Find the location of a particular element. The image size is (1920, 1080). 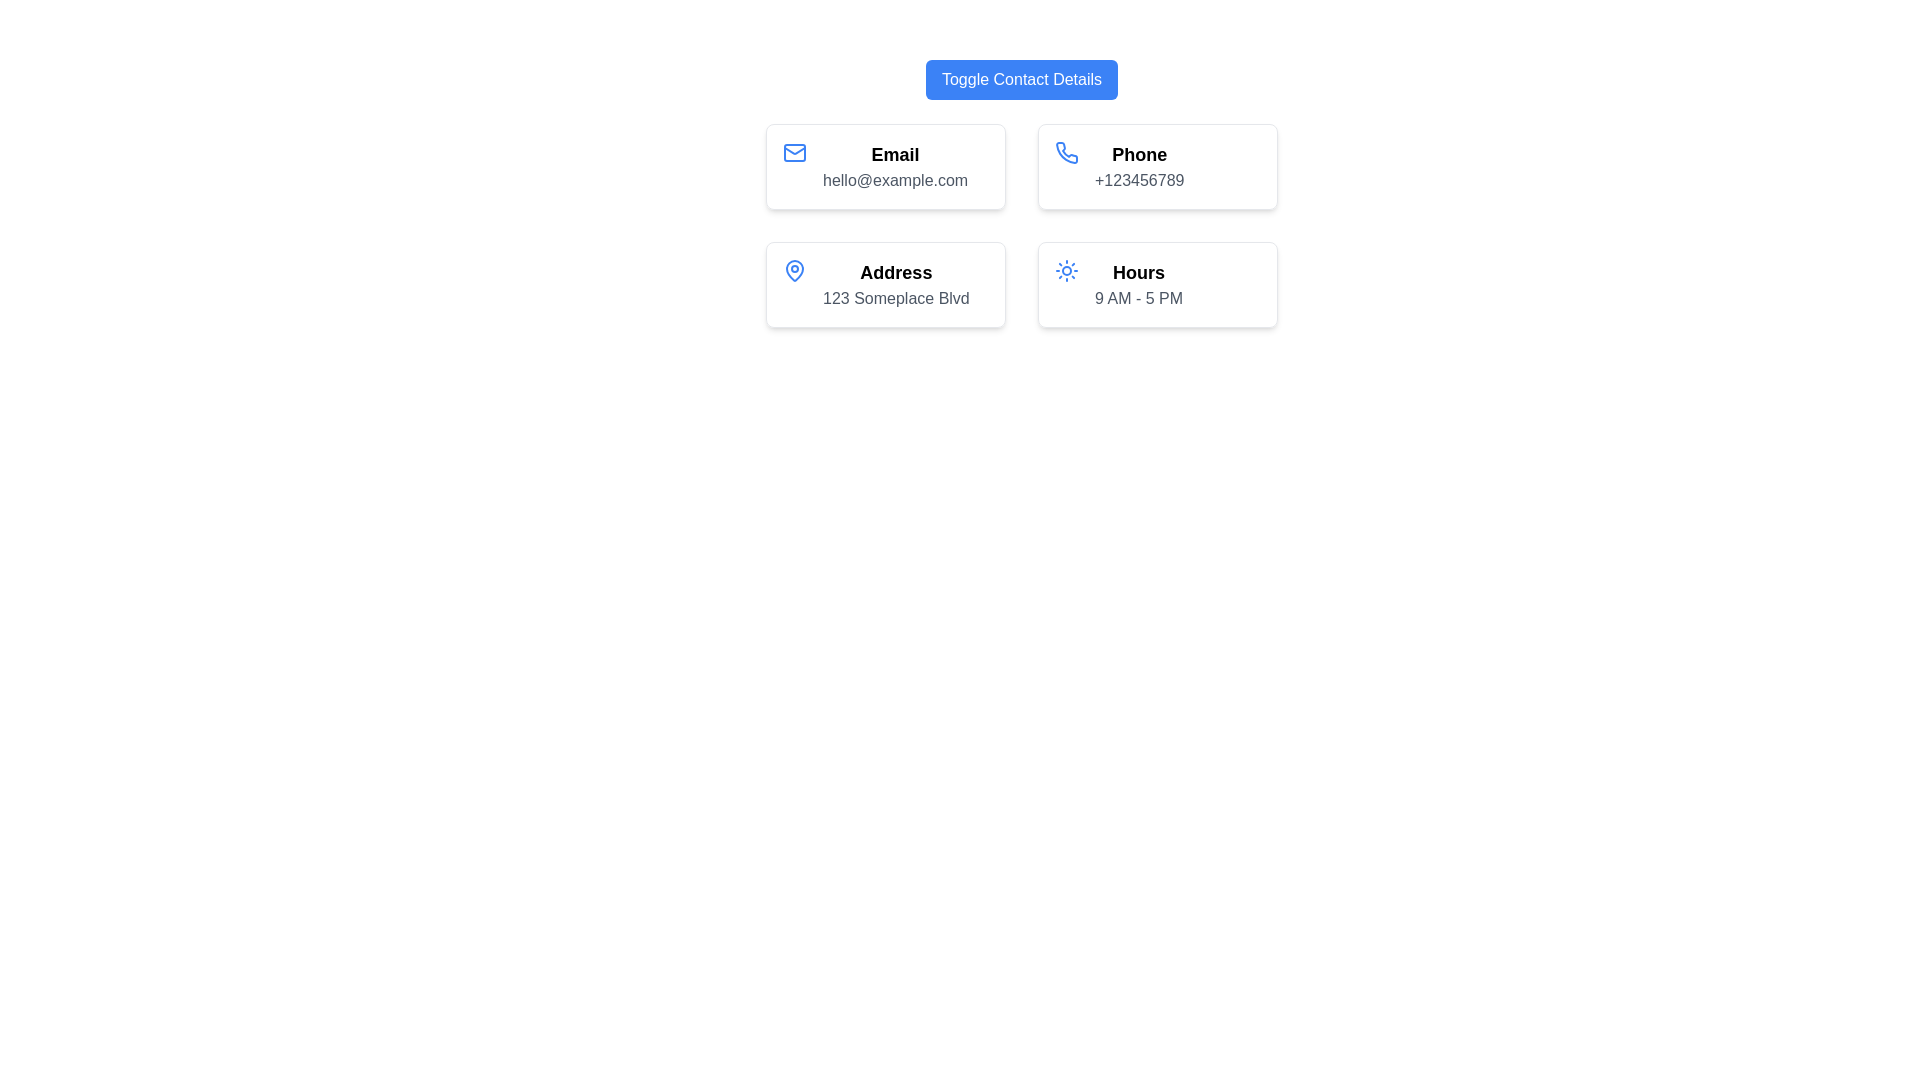

the telephone icon located at the top-left of the contact card, adjacent to the 'Phone' label is located at coordinates (1065, 165).